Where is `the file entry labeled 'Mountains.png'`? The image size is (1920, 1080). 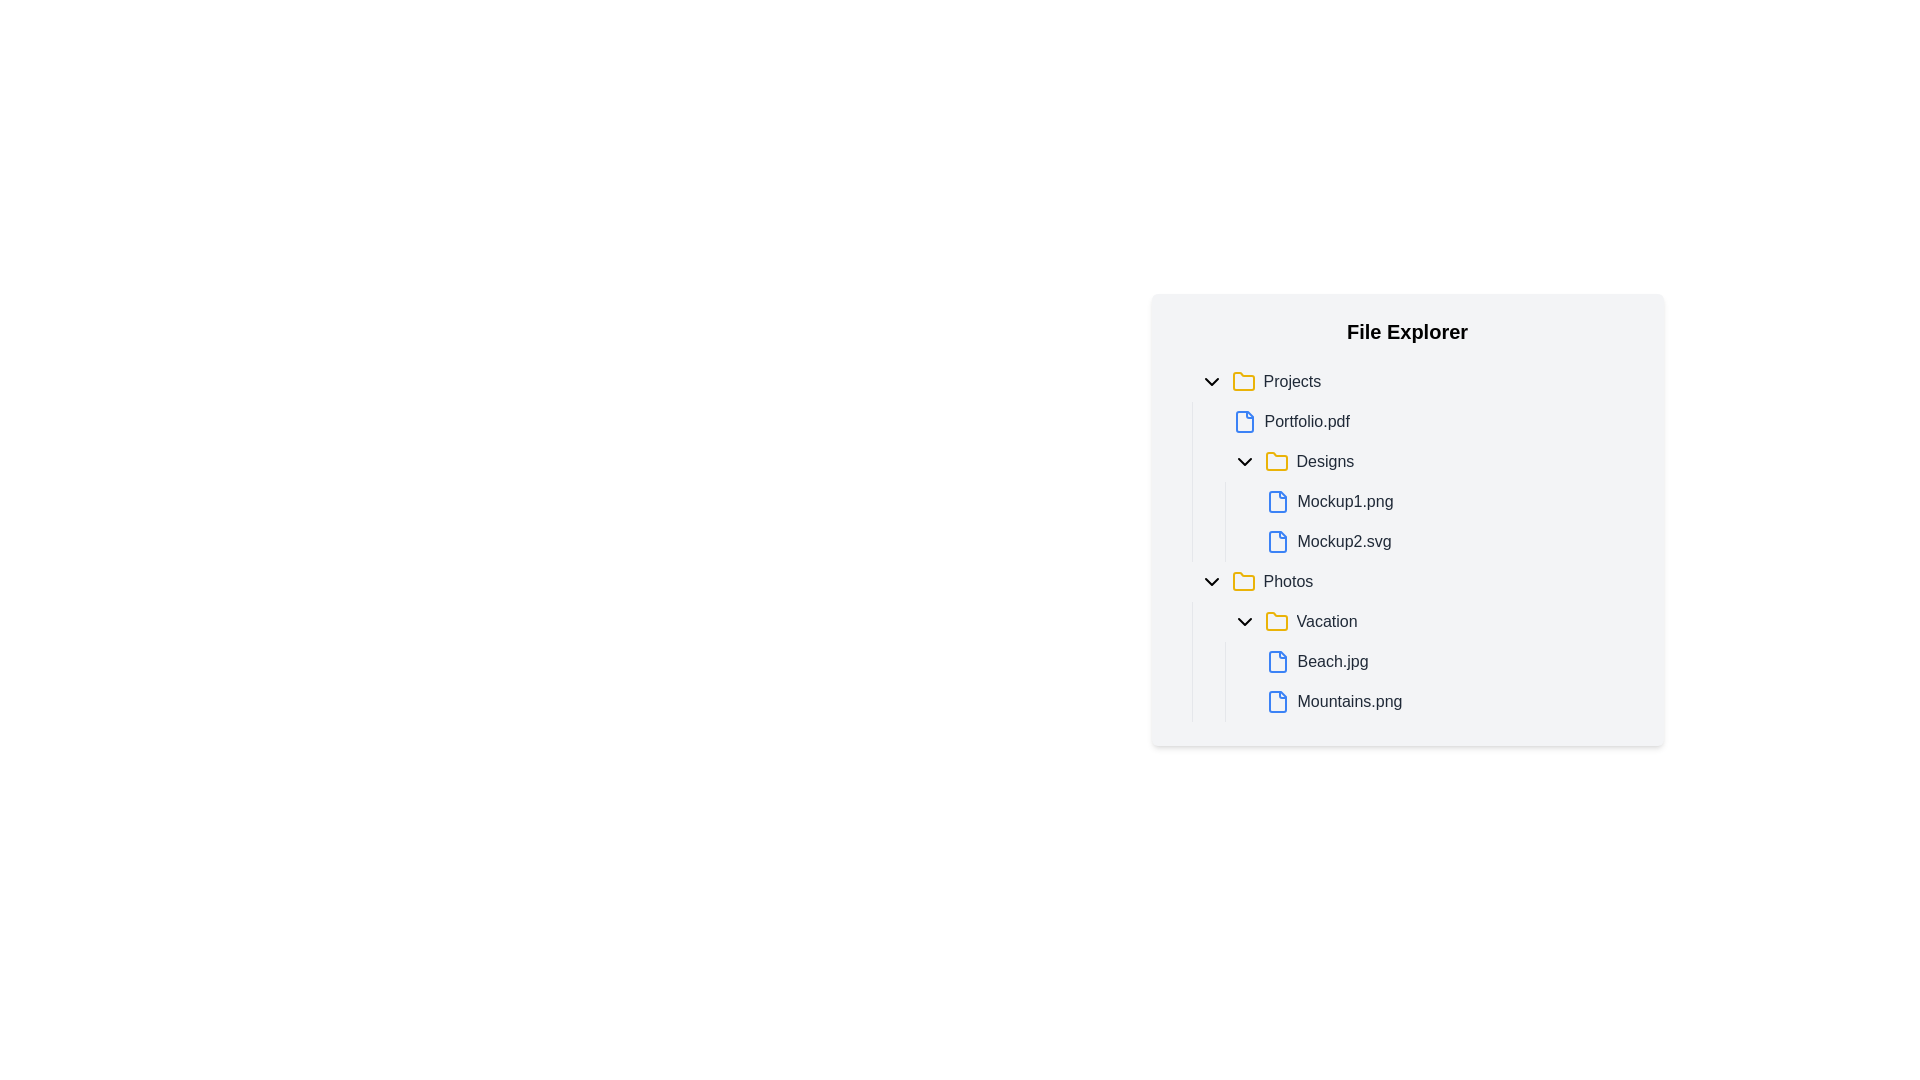
the file entry labeled 'Mountains.png' is located at coordinates (1448, 701).